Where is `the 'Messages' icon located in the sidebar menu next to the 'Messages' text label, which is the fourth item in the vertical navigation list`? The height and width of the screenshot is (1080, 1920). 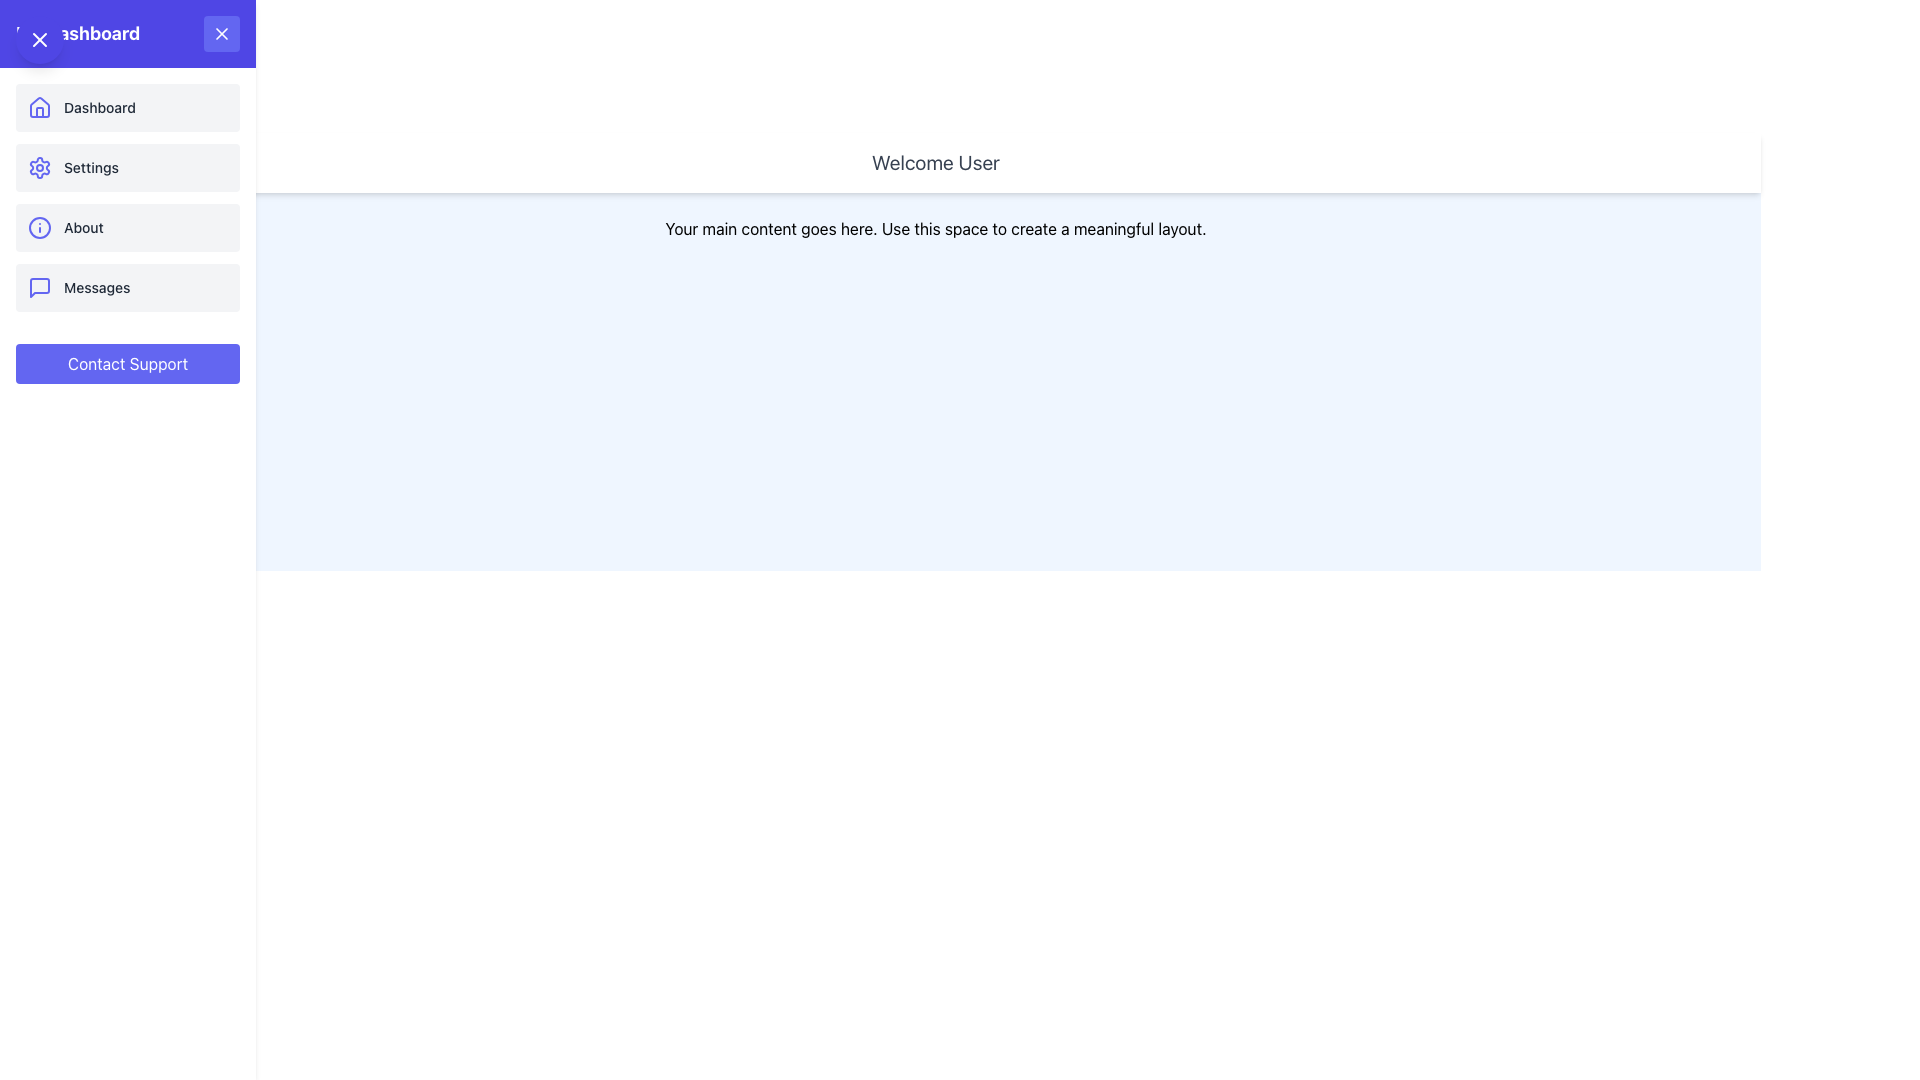 the 'Messages' icon located in the sidebar menu next to the 'Messages' text label, which is the fourth item in the vertical navigation list is located at coordinates (39, 288).